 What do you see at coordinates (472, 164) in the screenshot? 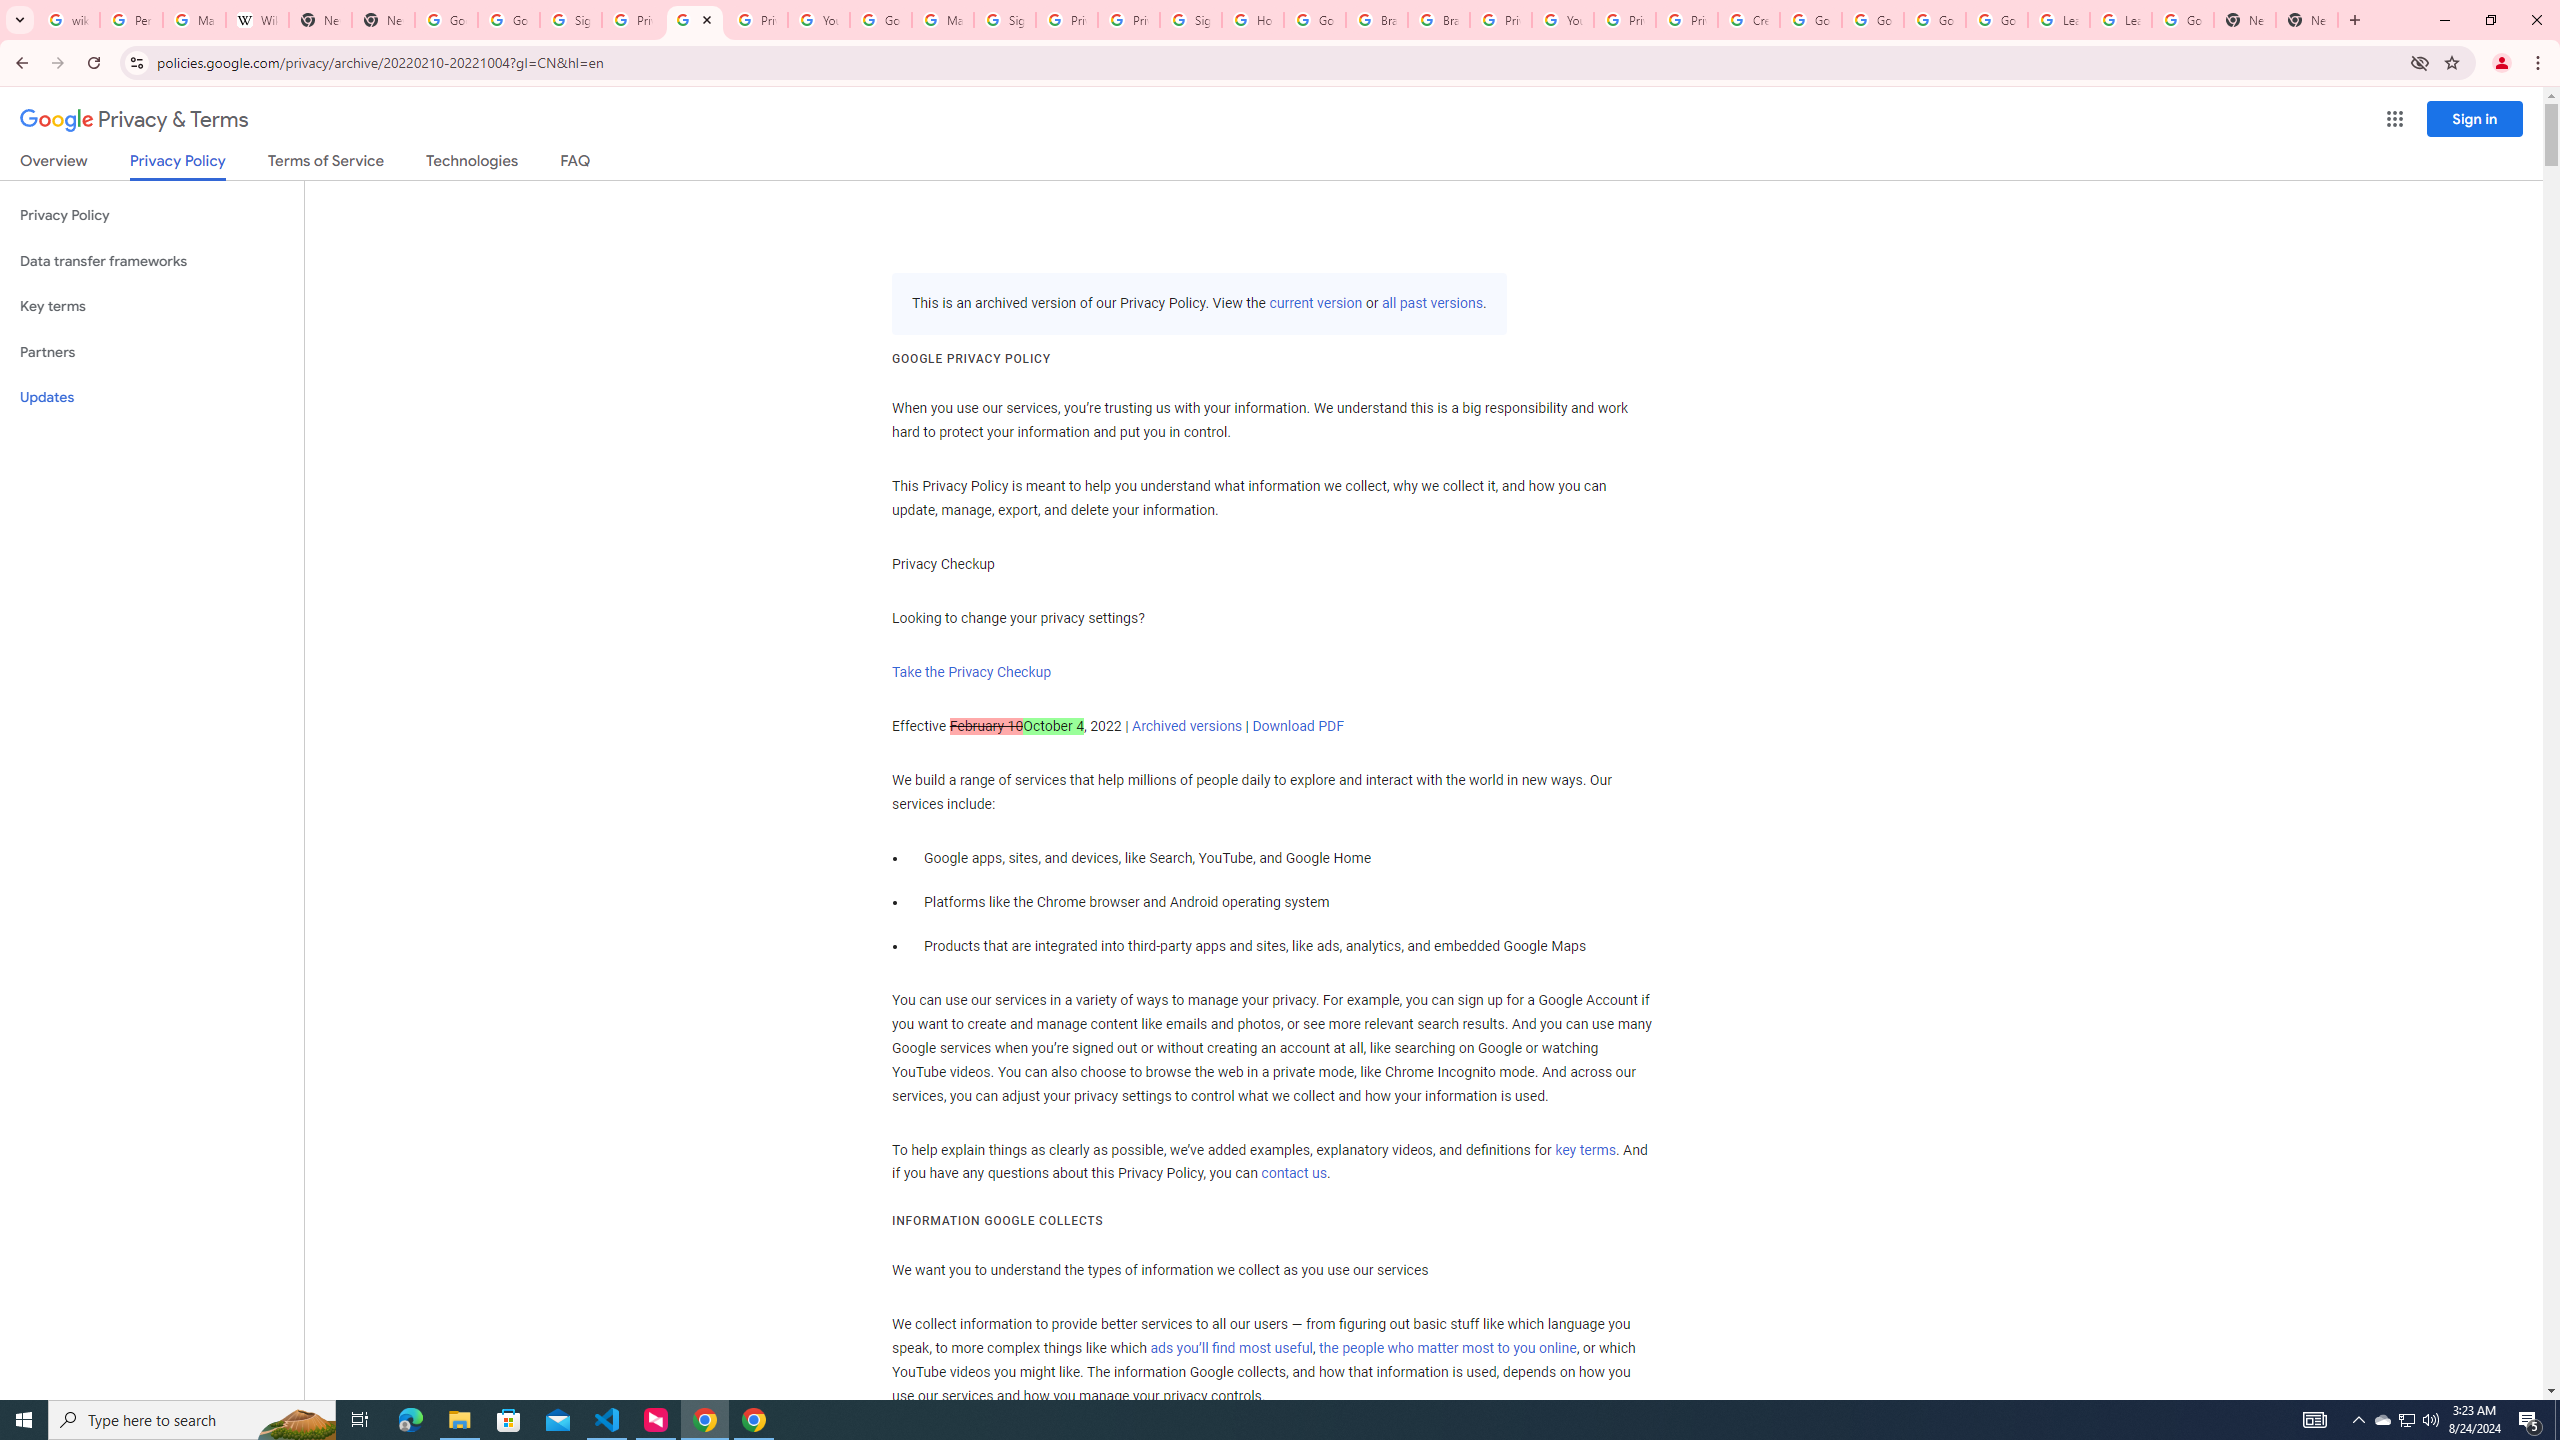
I see `'Technologies'` at bounding box center [472, 164].